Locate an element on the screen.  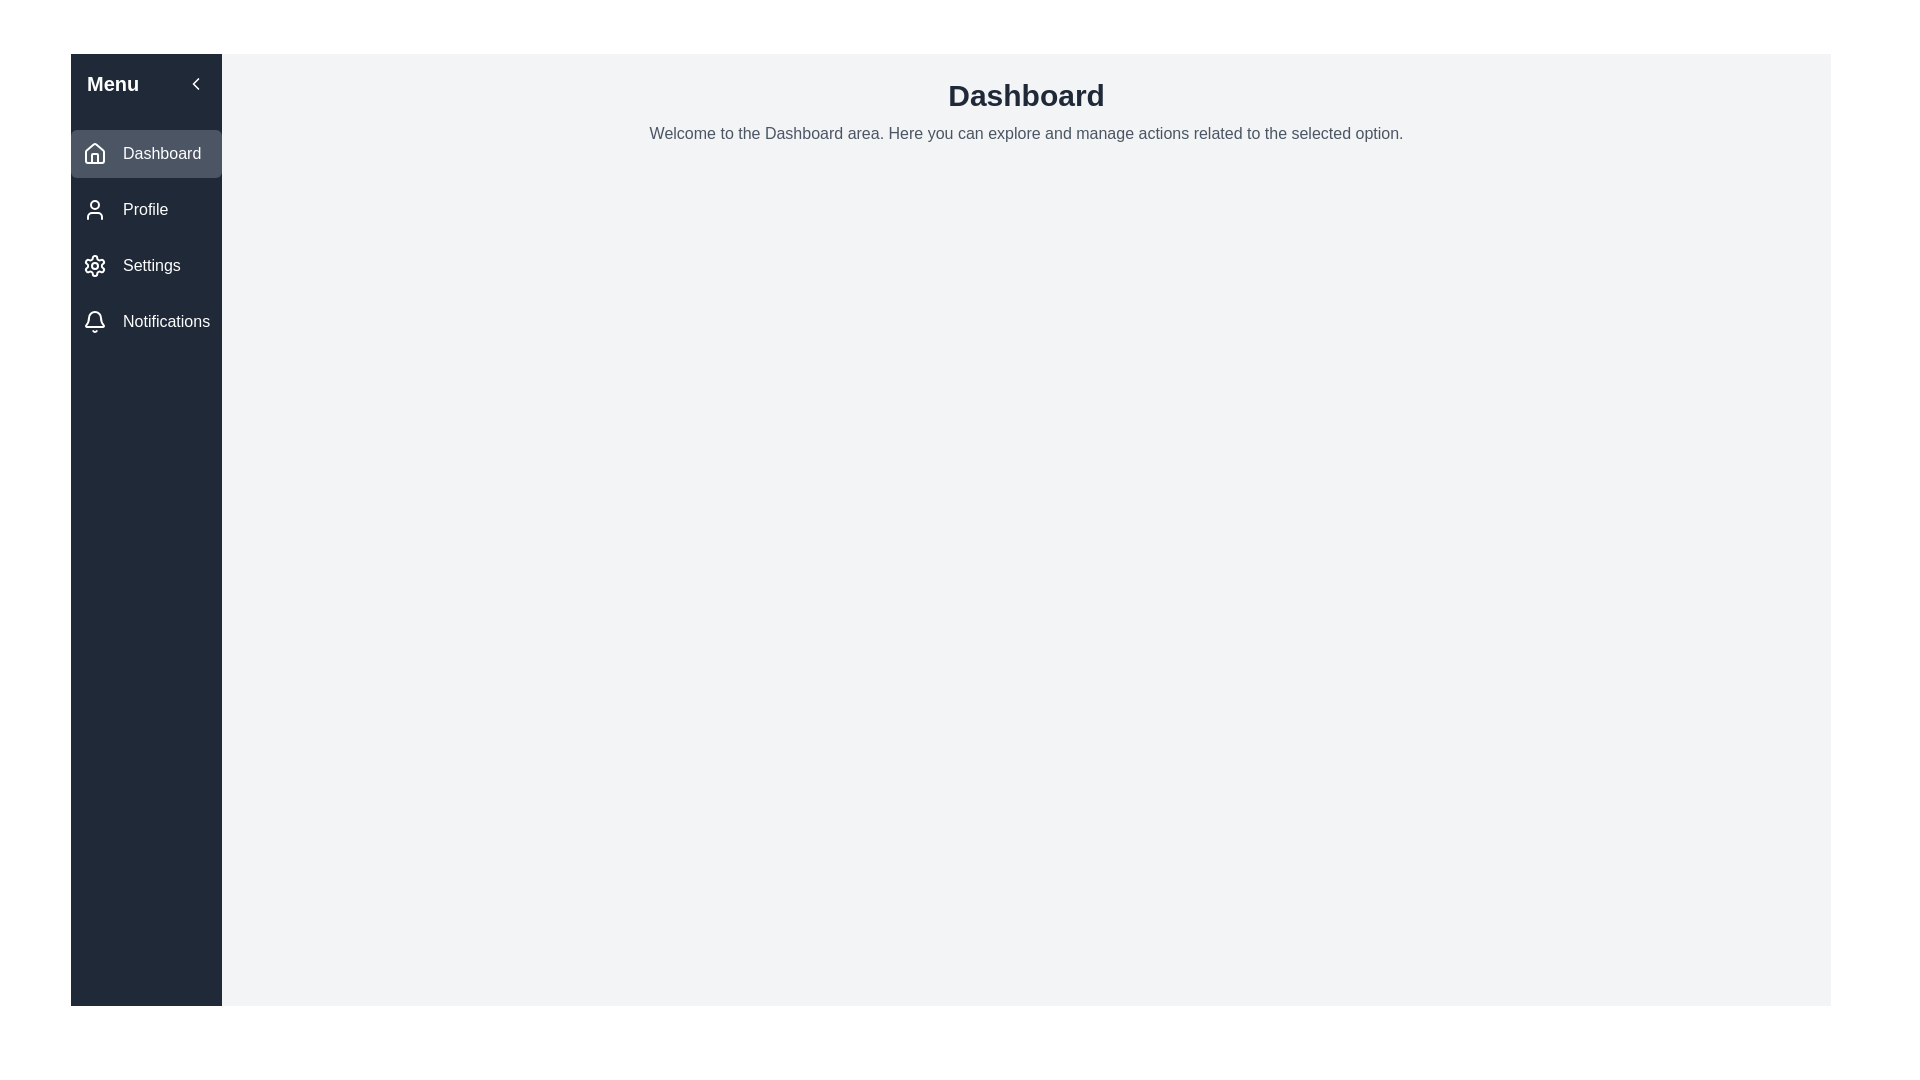
the profile icon located on the left vertical navigation bar, which is a minimalistic user representation icon positioned above the text 'Profile' is located at coordinates (94, 209).